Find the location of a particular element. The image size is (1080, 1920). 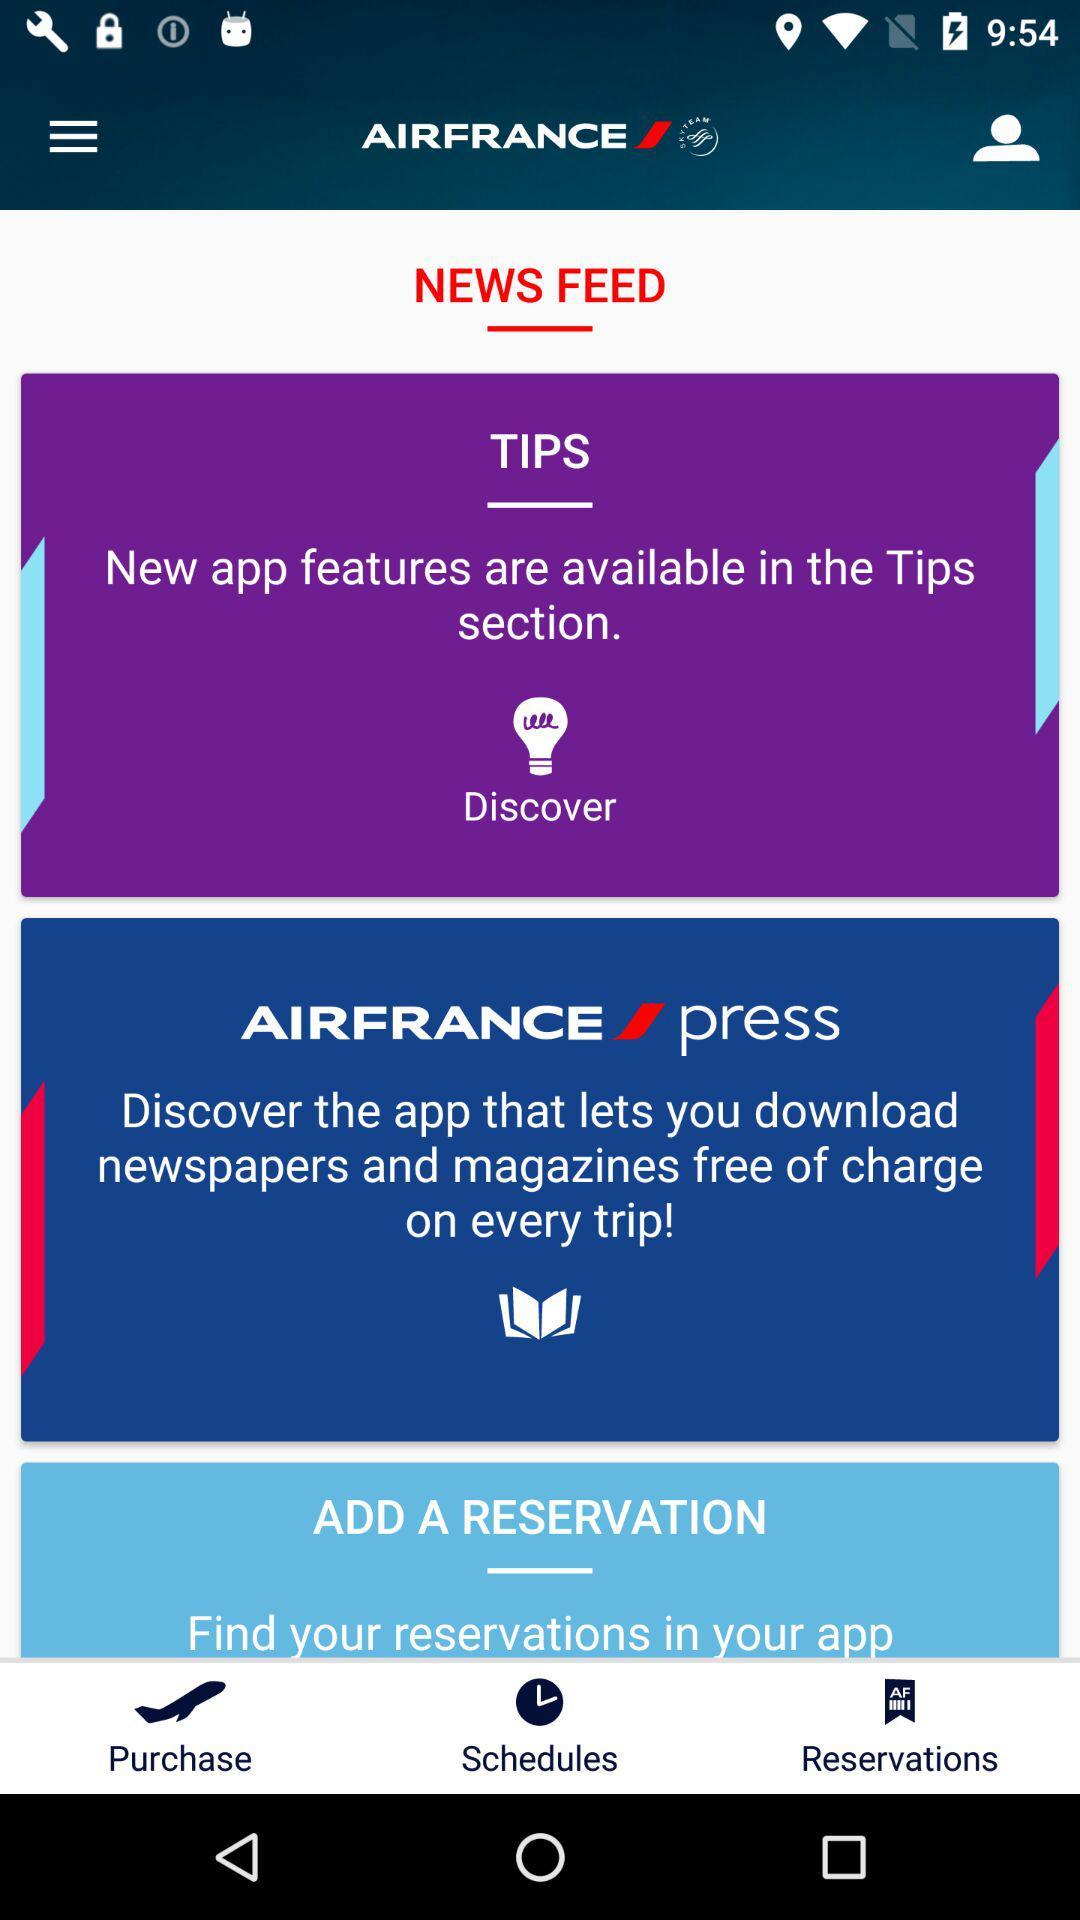

the icon to the left of the schedules item is located at coordinates (180, 1727).